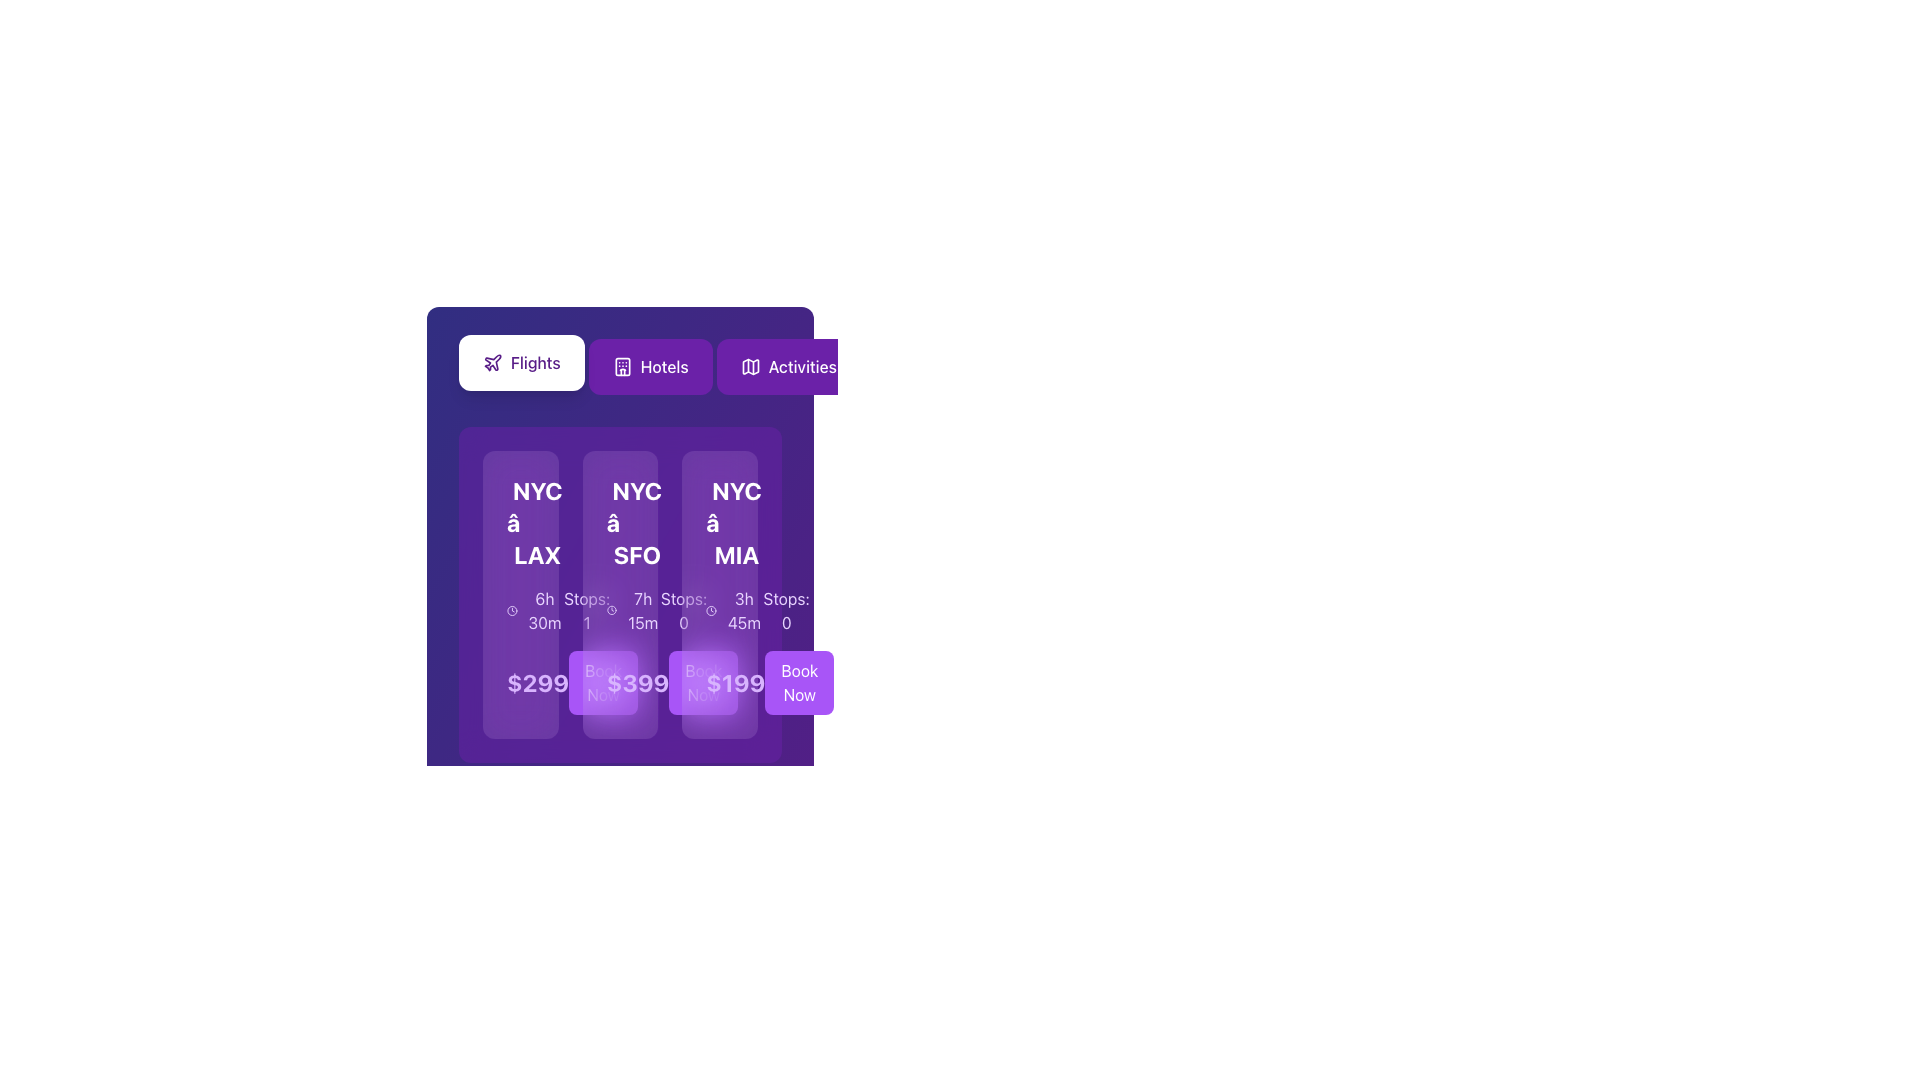 The height and width of the screenshot is (1080, 1920). What do you see at coordinates (664, 366) in the screenshot?
I see `the 'Hotels' text label within the second button of the navigation bar` at bounding box center [664, 366].